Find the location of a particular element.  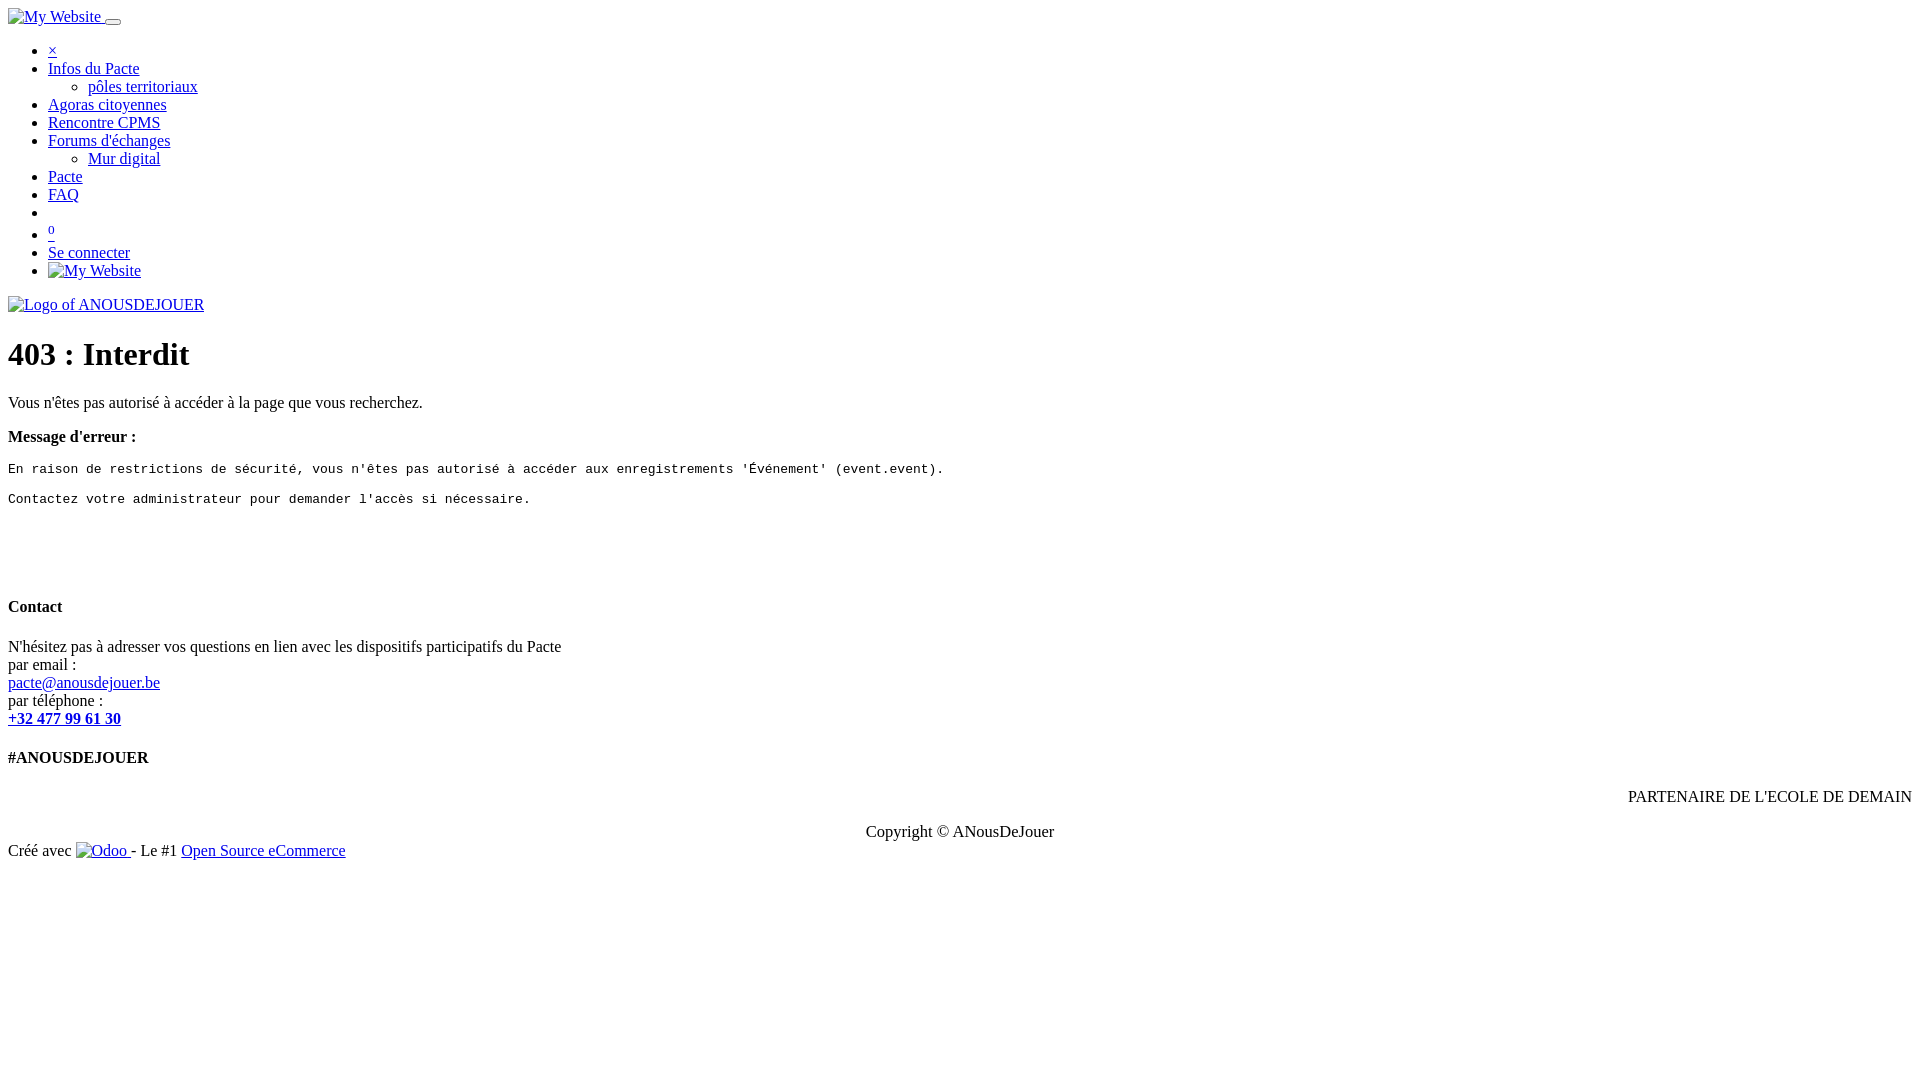

'Agoras citoyennes' is located at coordinates (106, 104).